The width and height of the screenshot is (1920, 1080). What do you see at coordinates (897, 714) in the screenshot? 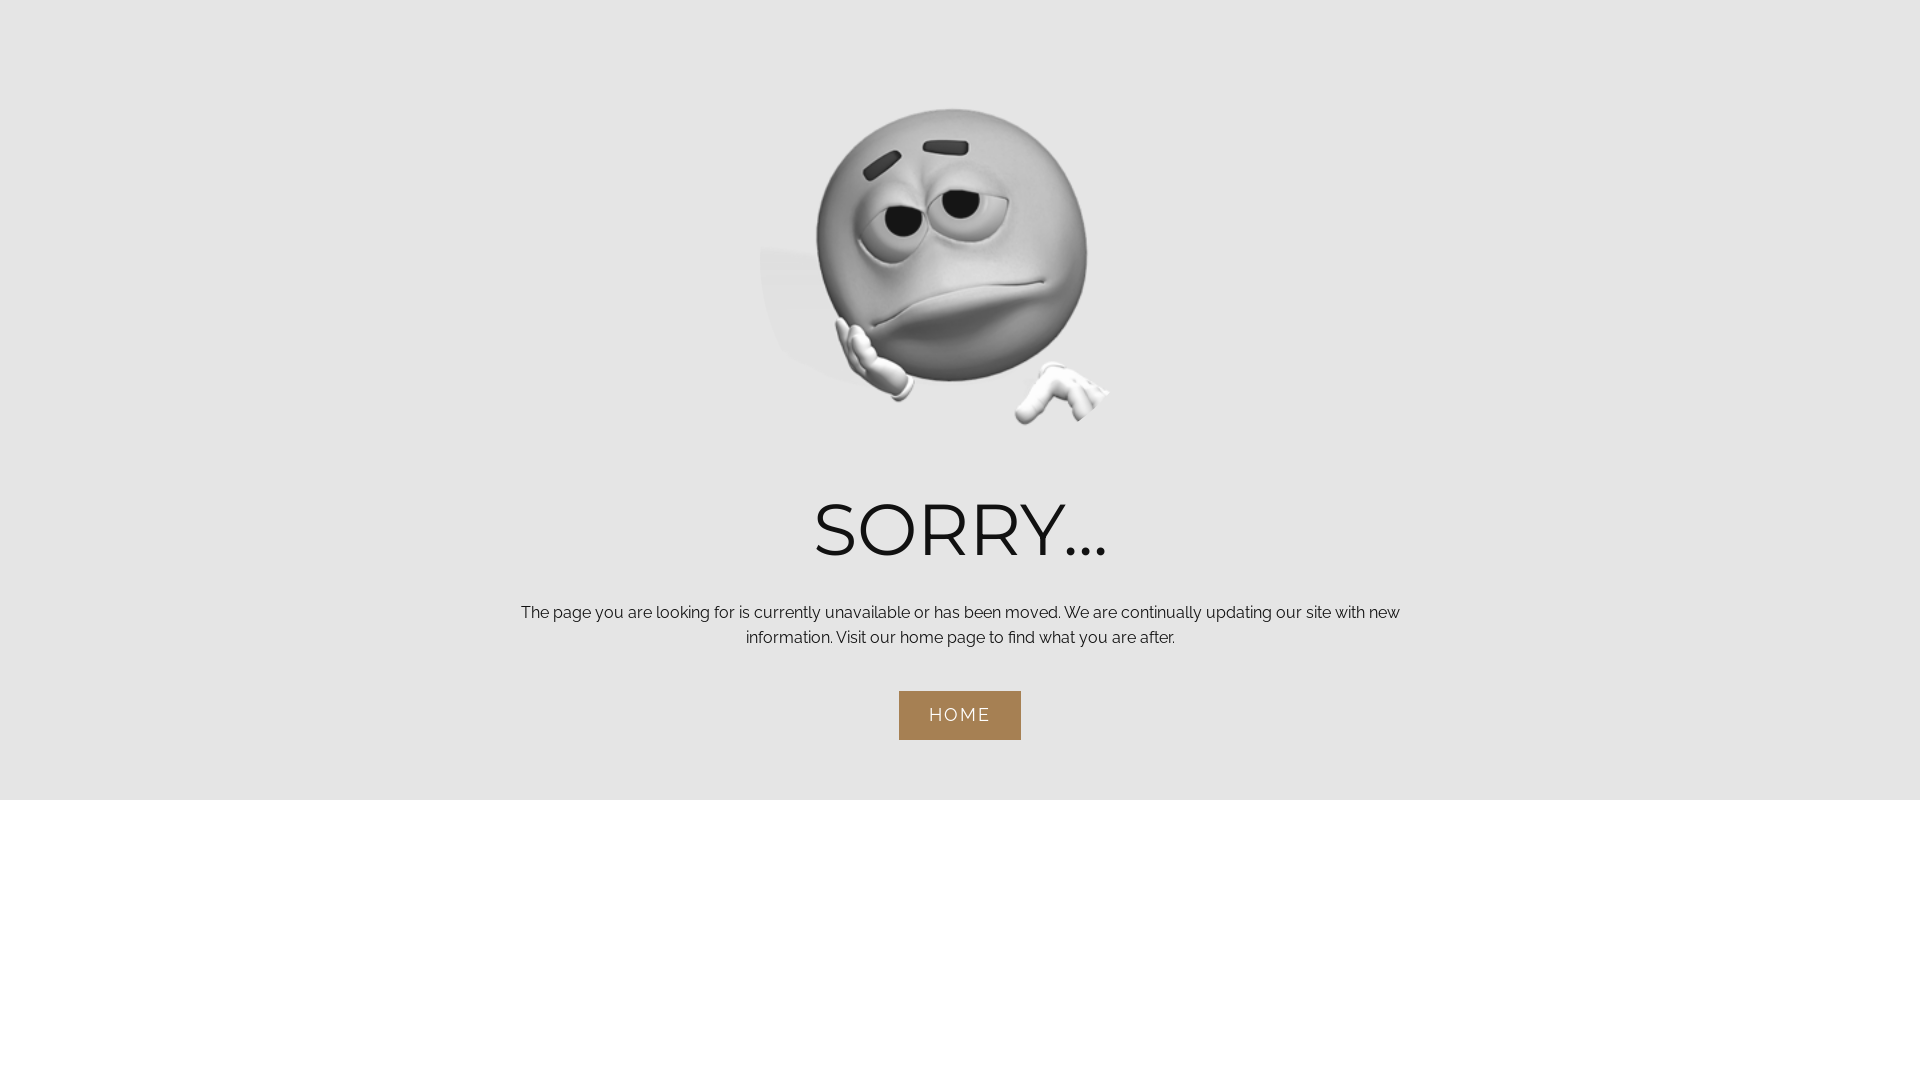
I see `'HOME'` at bounding box center [897, 714].